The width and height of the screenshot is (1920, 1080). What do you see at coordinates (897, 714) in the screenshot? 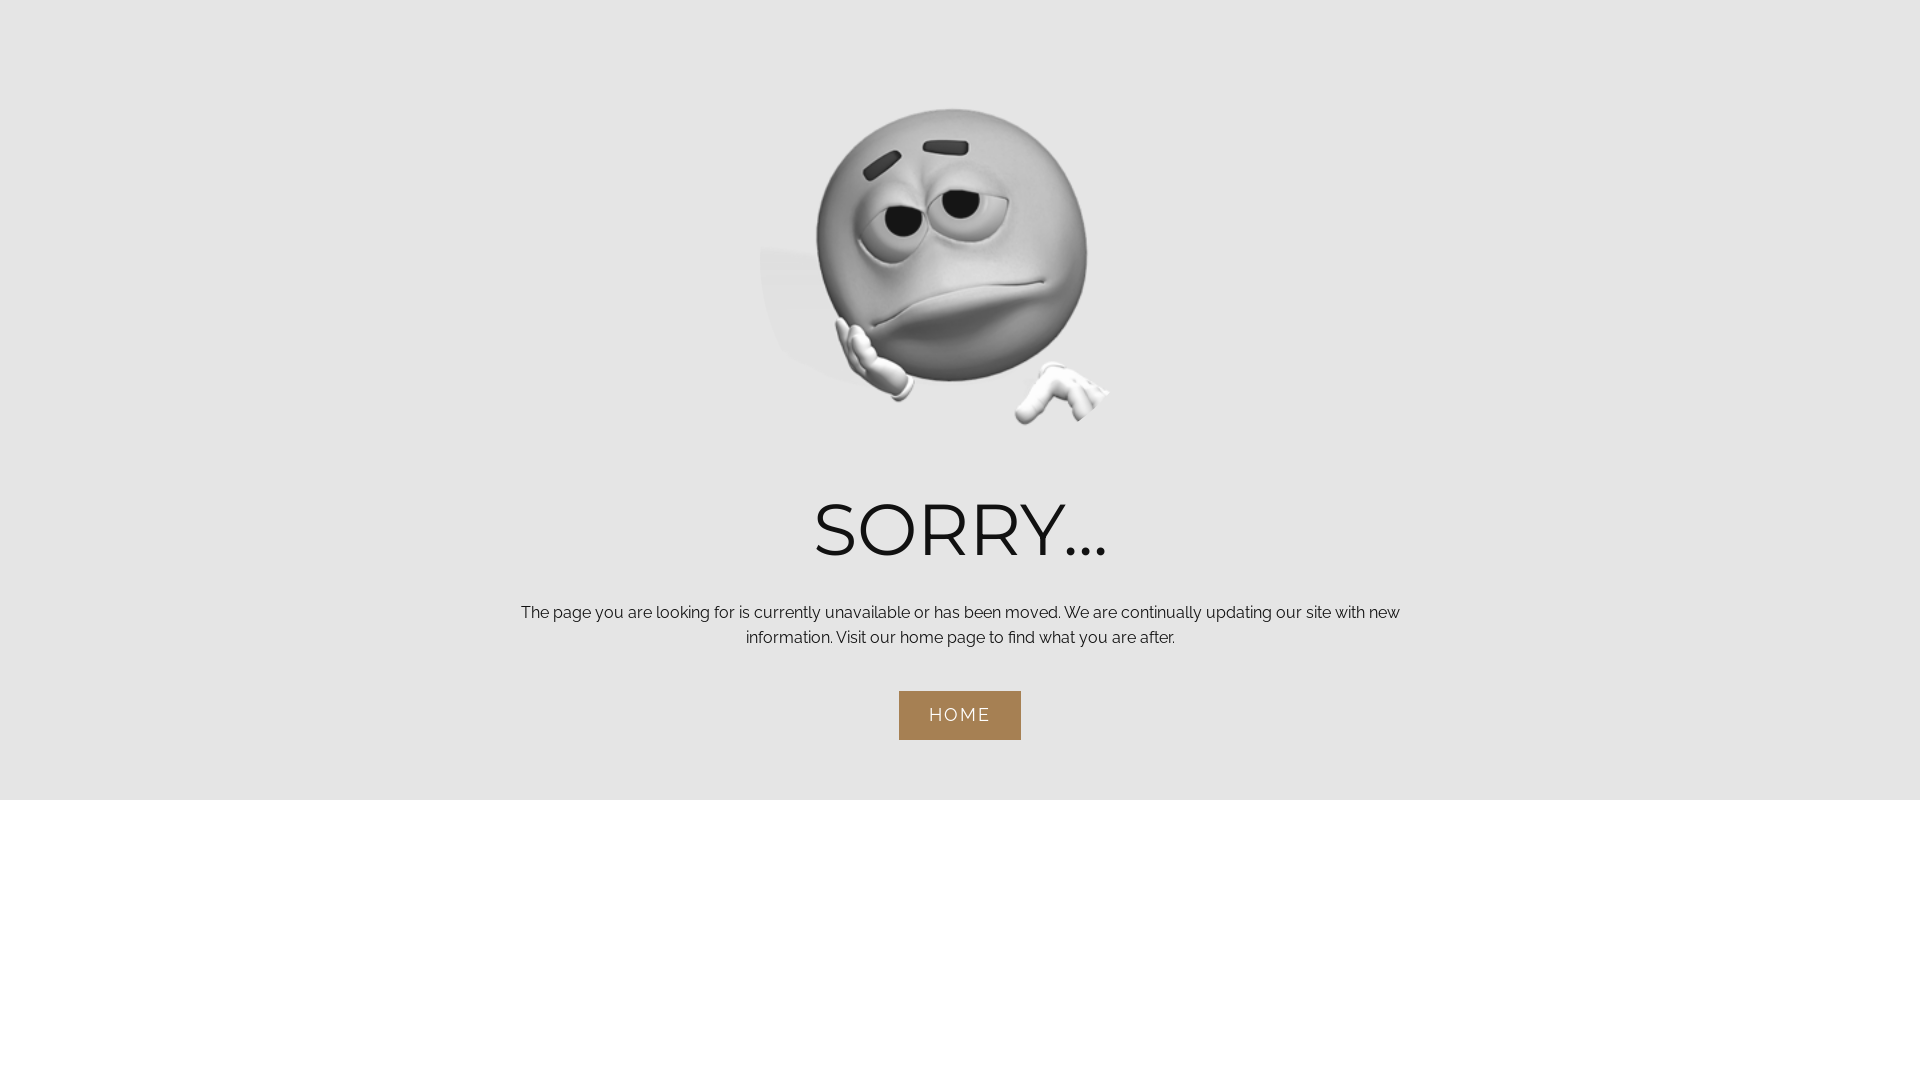
I see `'HOME'` at bounding box center [897, 714].